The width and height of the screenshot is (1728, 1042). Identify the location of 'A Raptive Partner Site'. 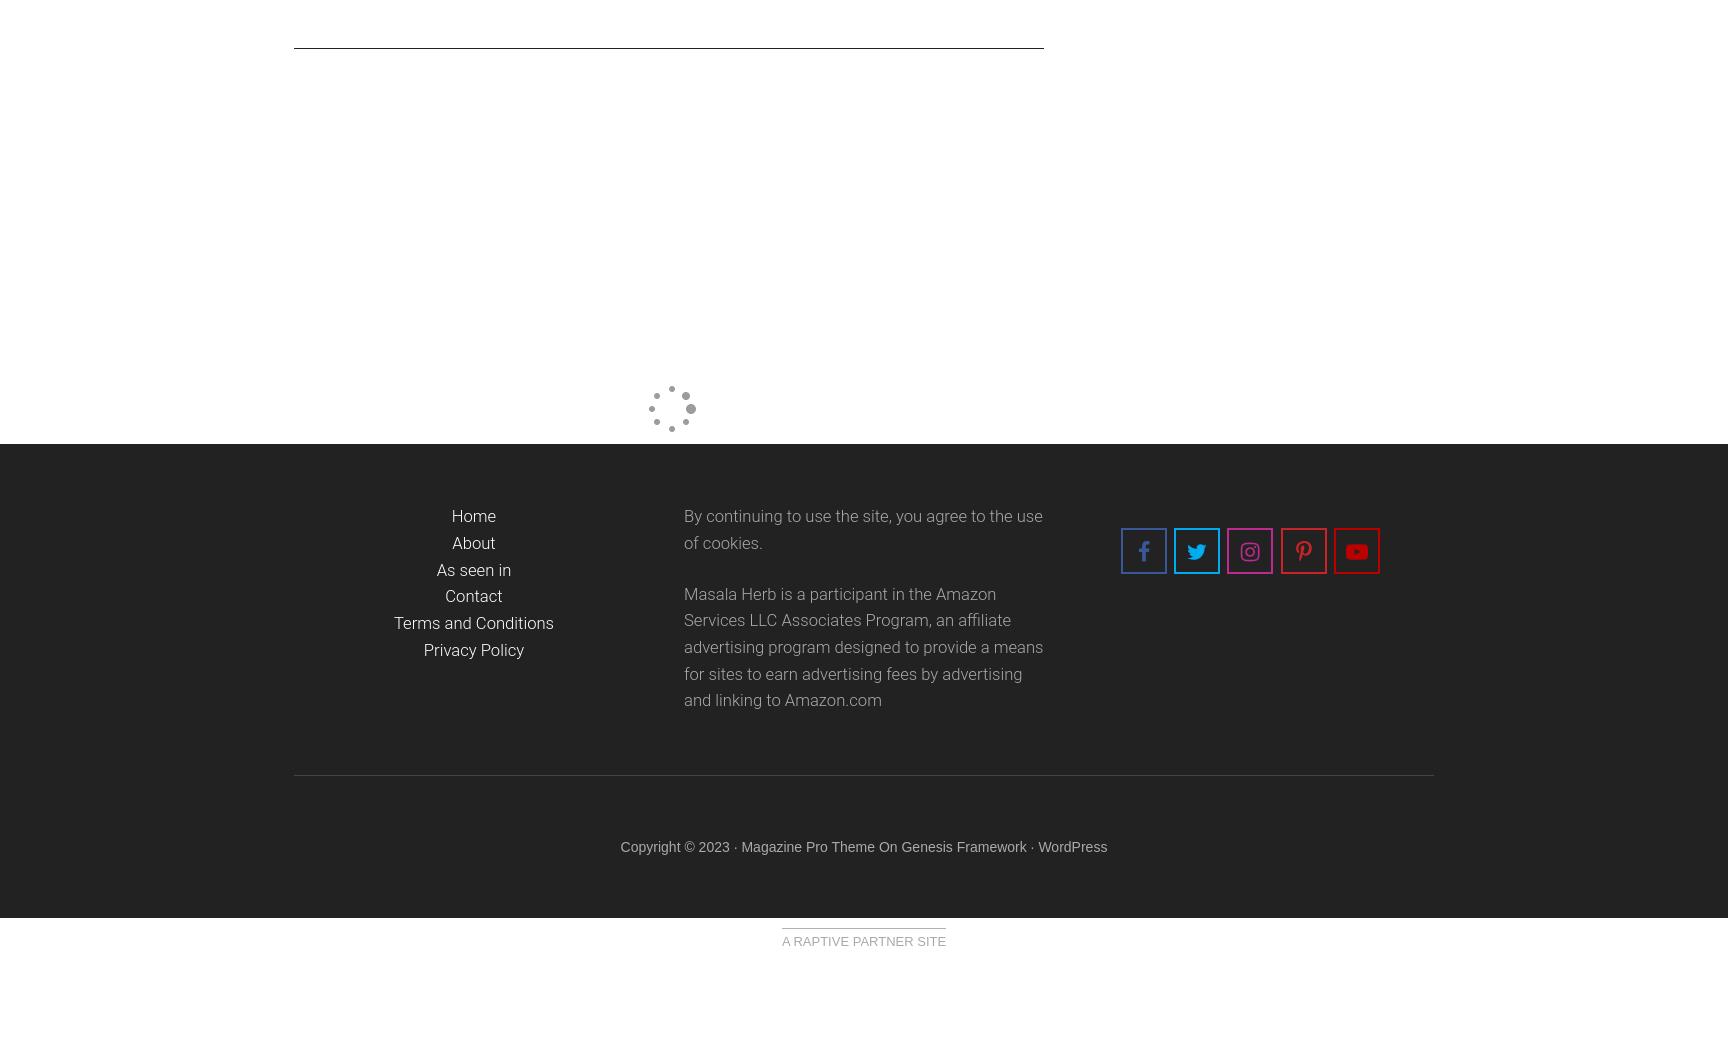
(780, 940).